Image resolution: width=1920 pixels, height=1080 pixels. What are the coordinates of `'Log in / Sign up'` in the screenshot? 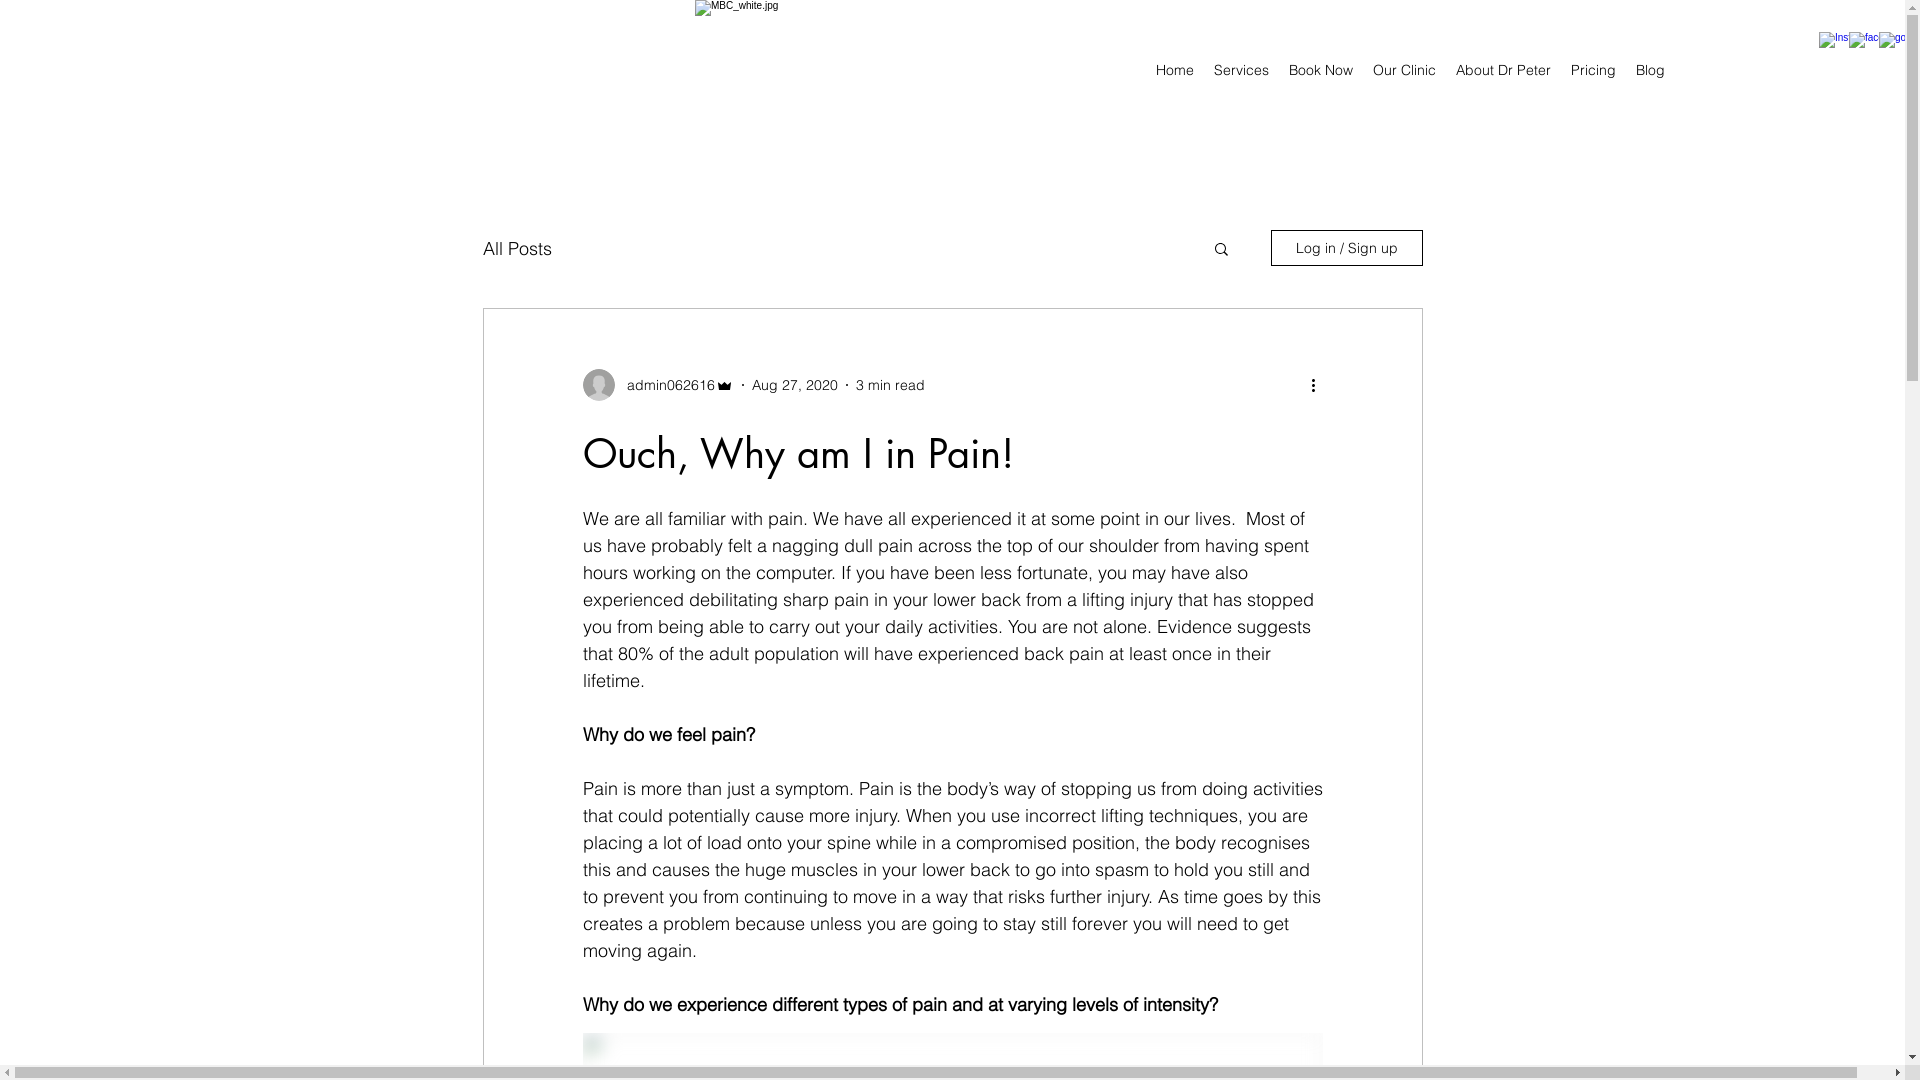 It's located at (1345, 246).